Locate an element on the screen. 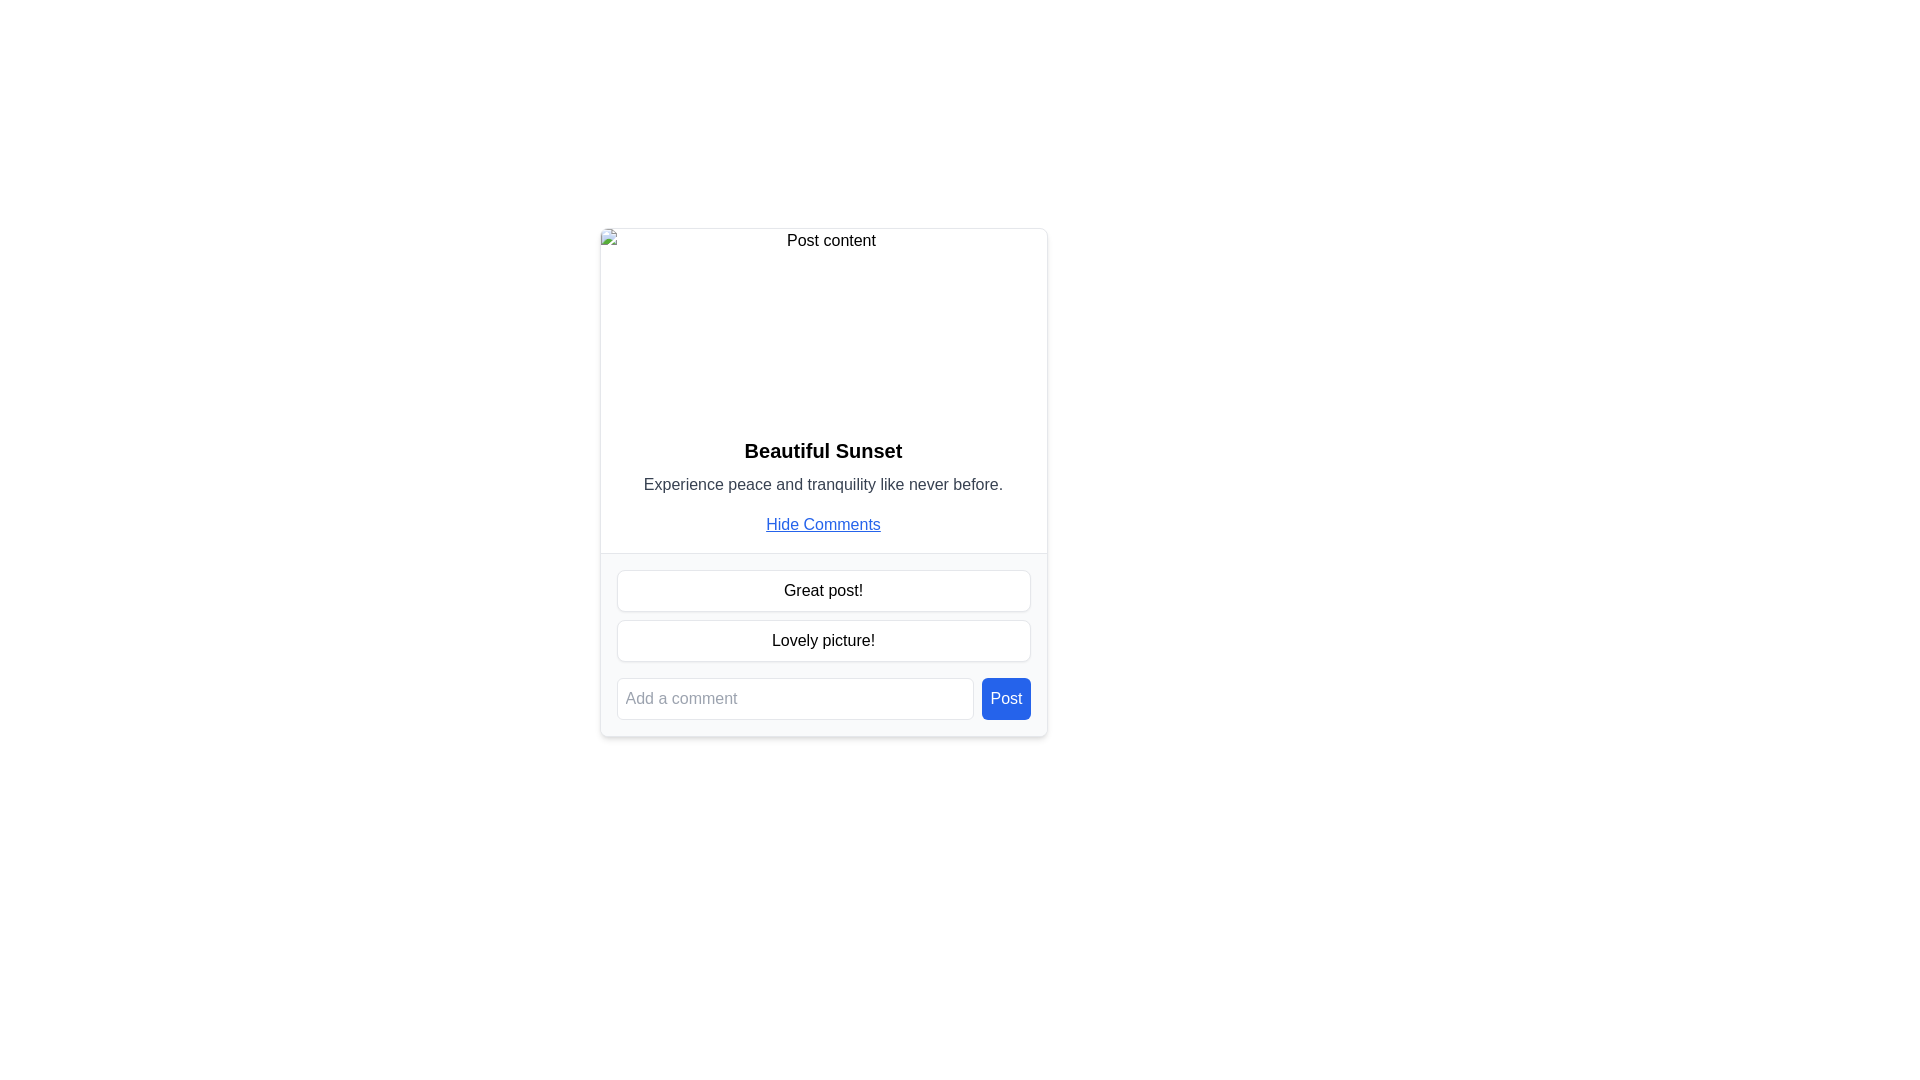 This screenshot has width=1920, height=1080. the rectangular blue button with white text 'Post' located at the bottom right of the comment section is located at coordinates (1006, 697).